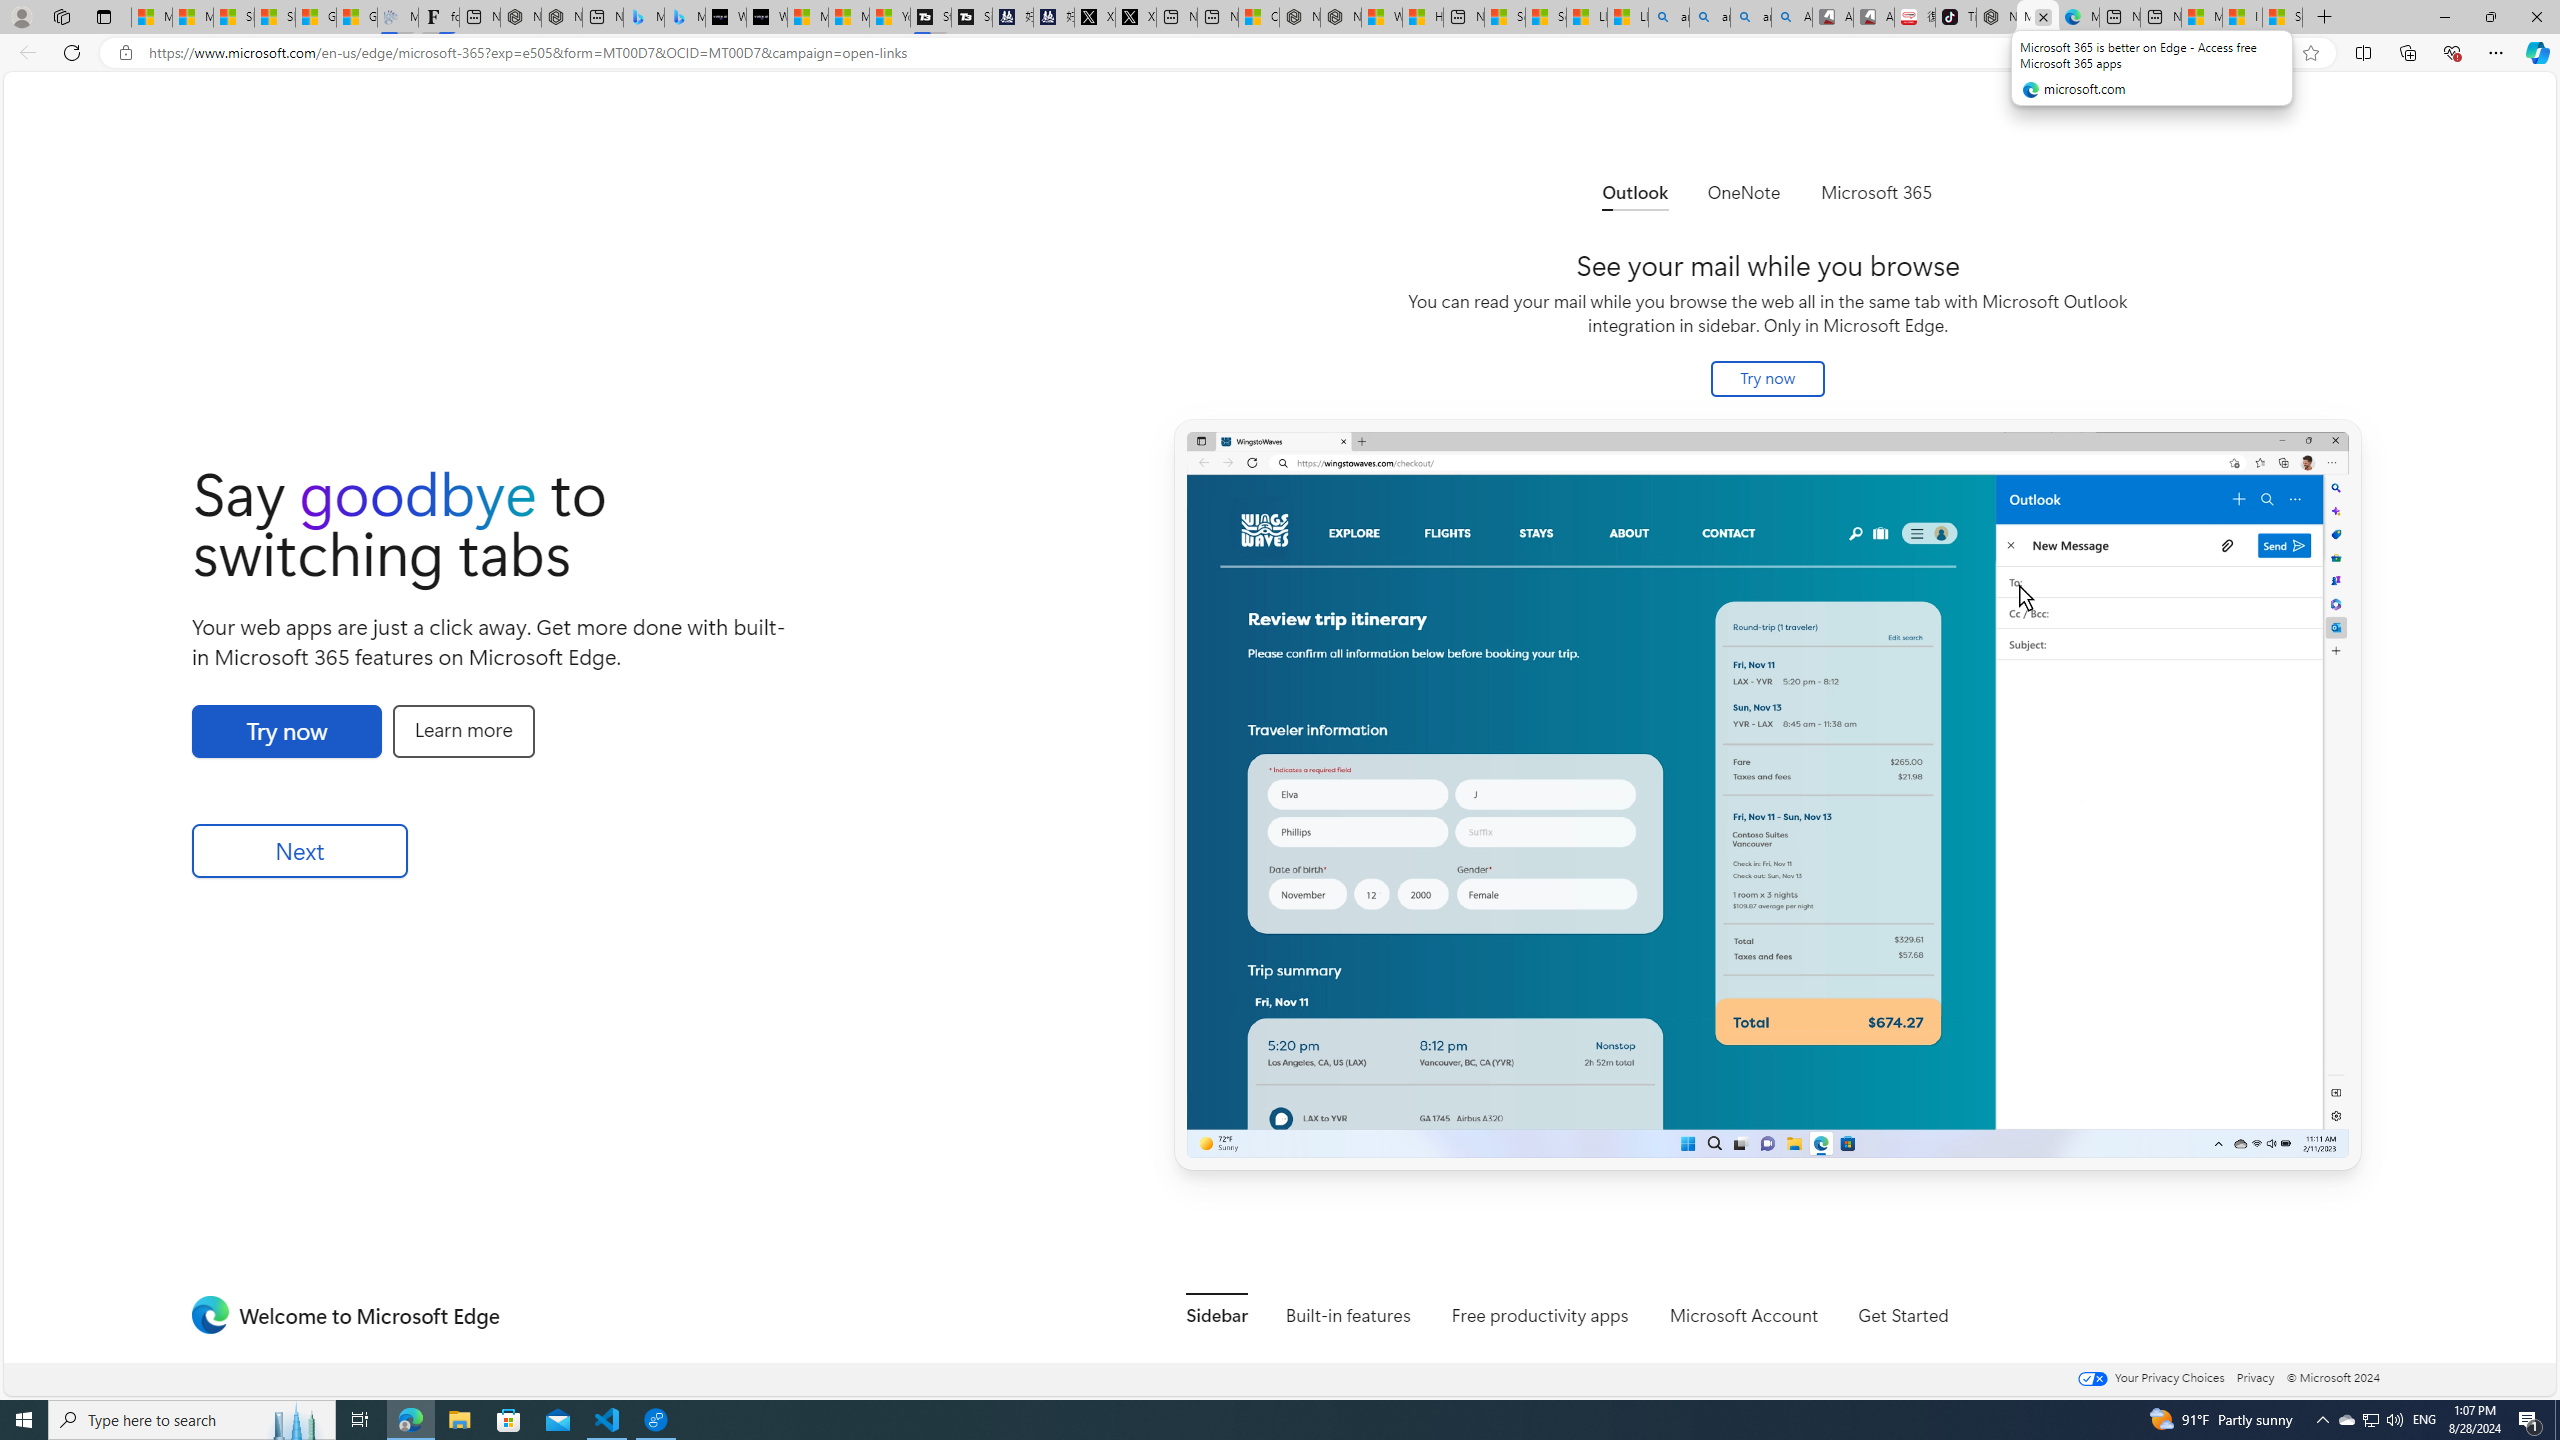  Describe the element at coordinates (2270, 53) in the screenshot. I see `'Enhance video'` at that location.